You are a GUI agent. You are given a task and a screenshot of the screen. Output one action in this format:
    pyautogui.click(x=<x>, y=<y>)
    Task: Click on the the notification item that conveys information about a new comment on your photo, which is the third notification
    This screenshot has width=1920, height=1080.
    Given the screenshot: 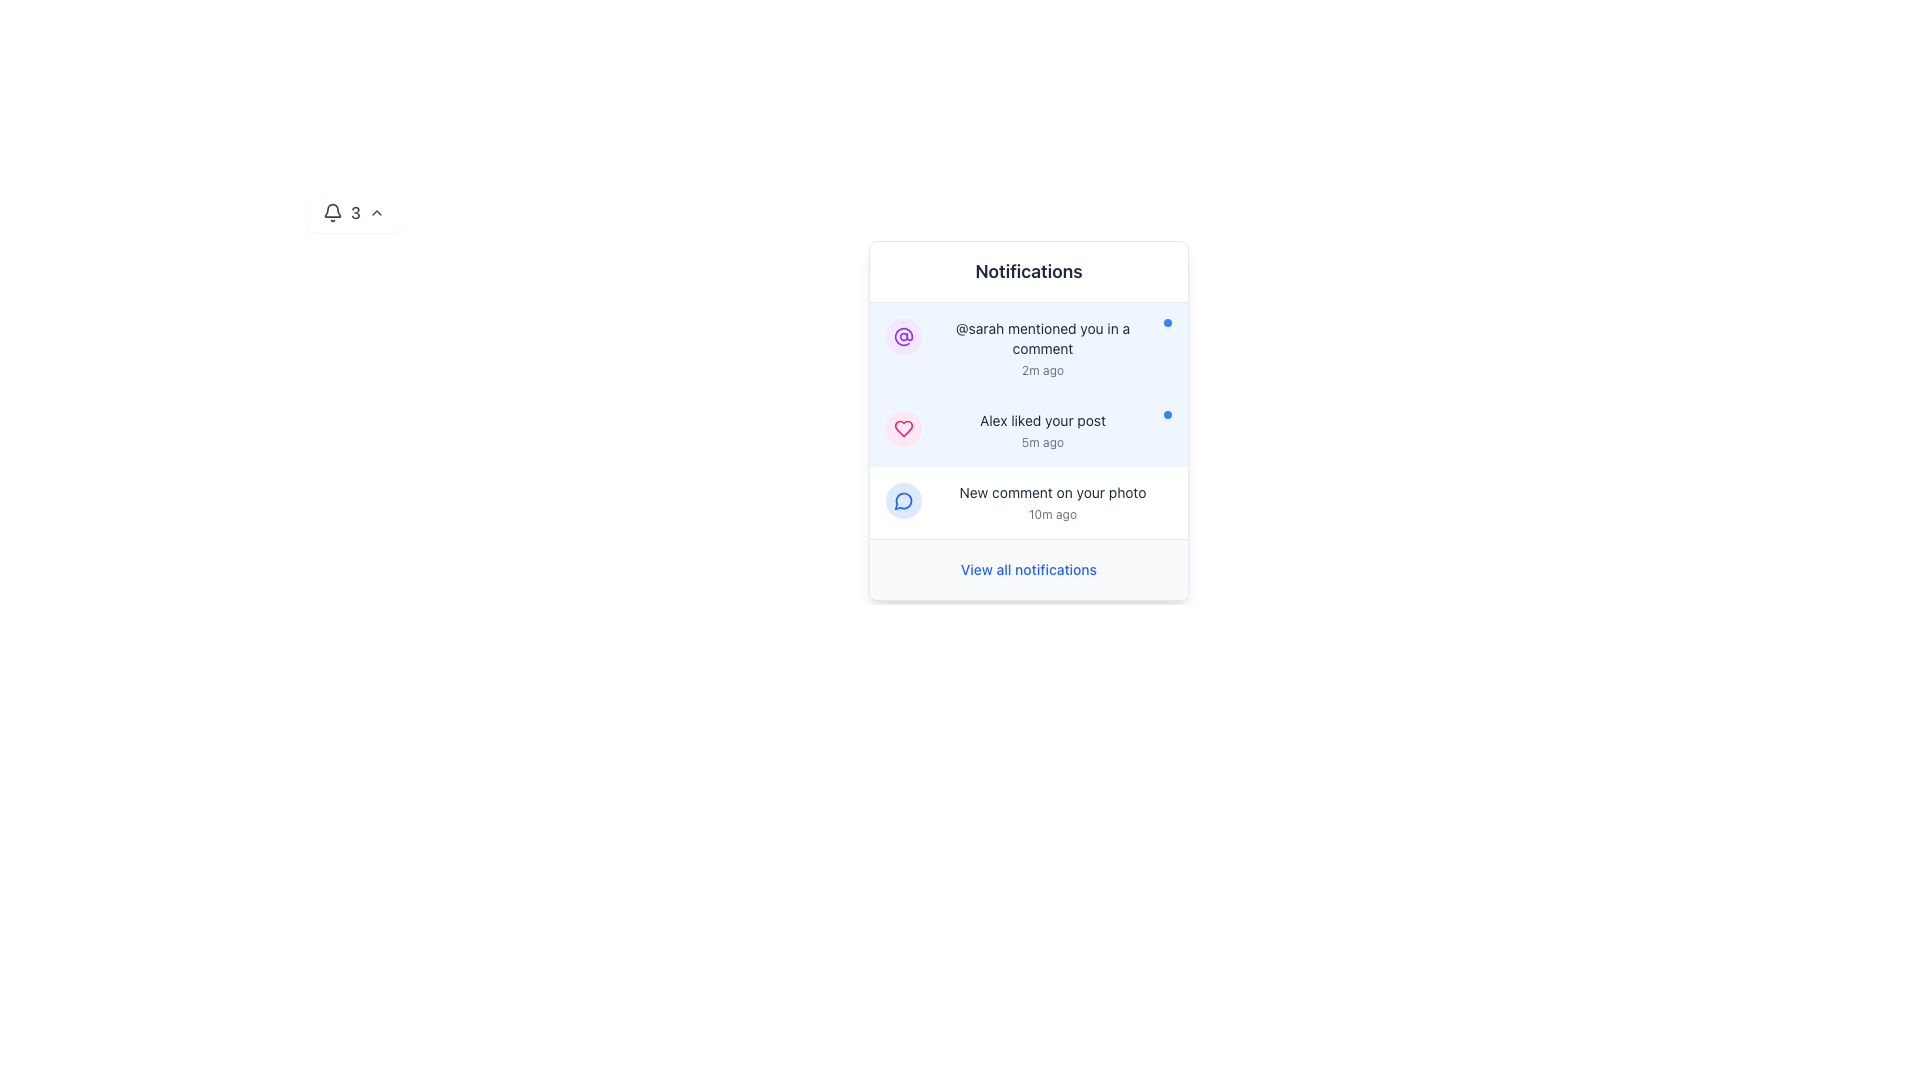 What is the action you would take?
    pyautogui.click(x=1051, y=501)
    